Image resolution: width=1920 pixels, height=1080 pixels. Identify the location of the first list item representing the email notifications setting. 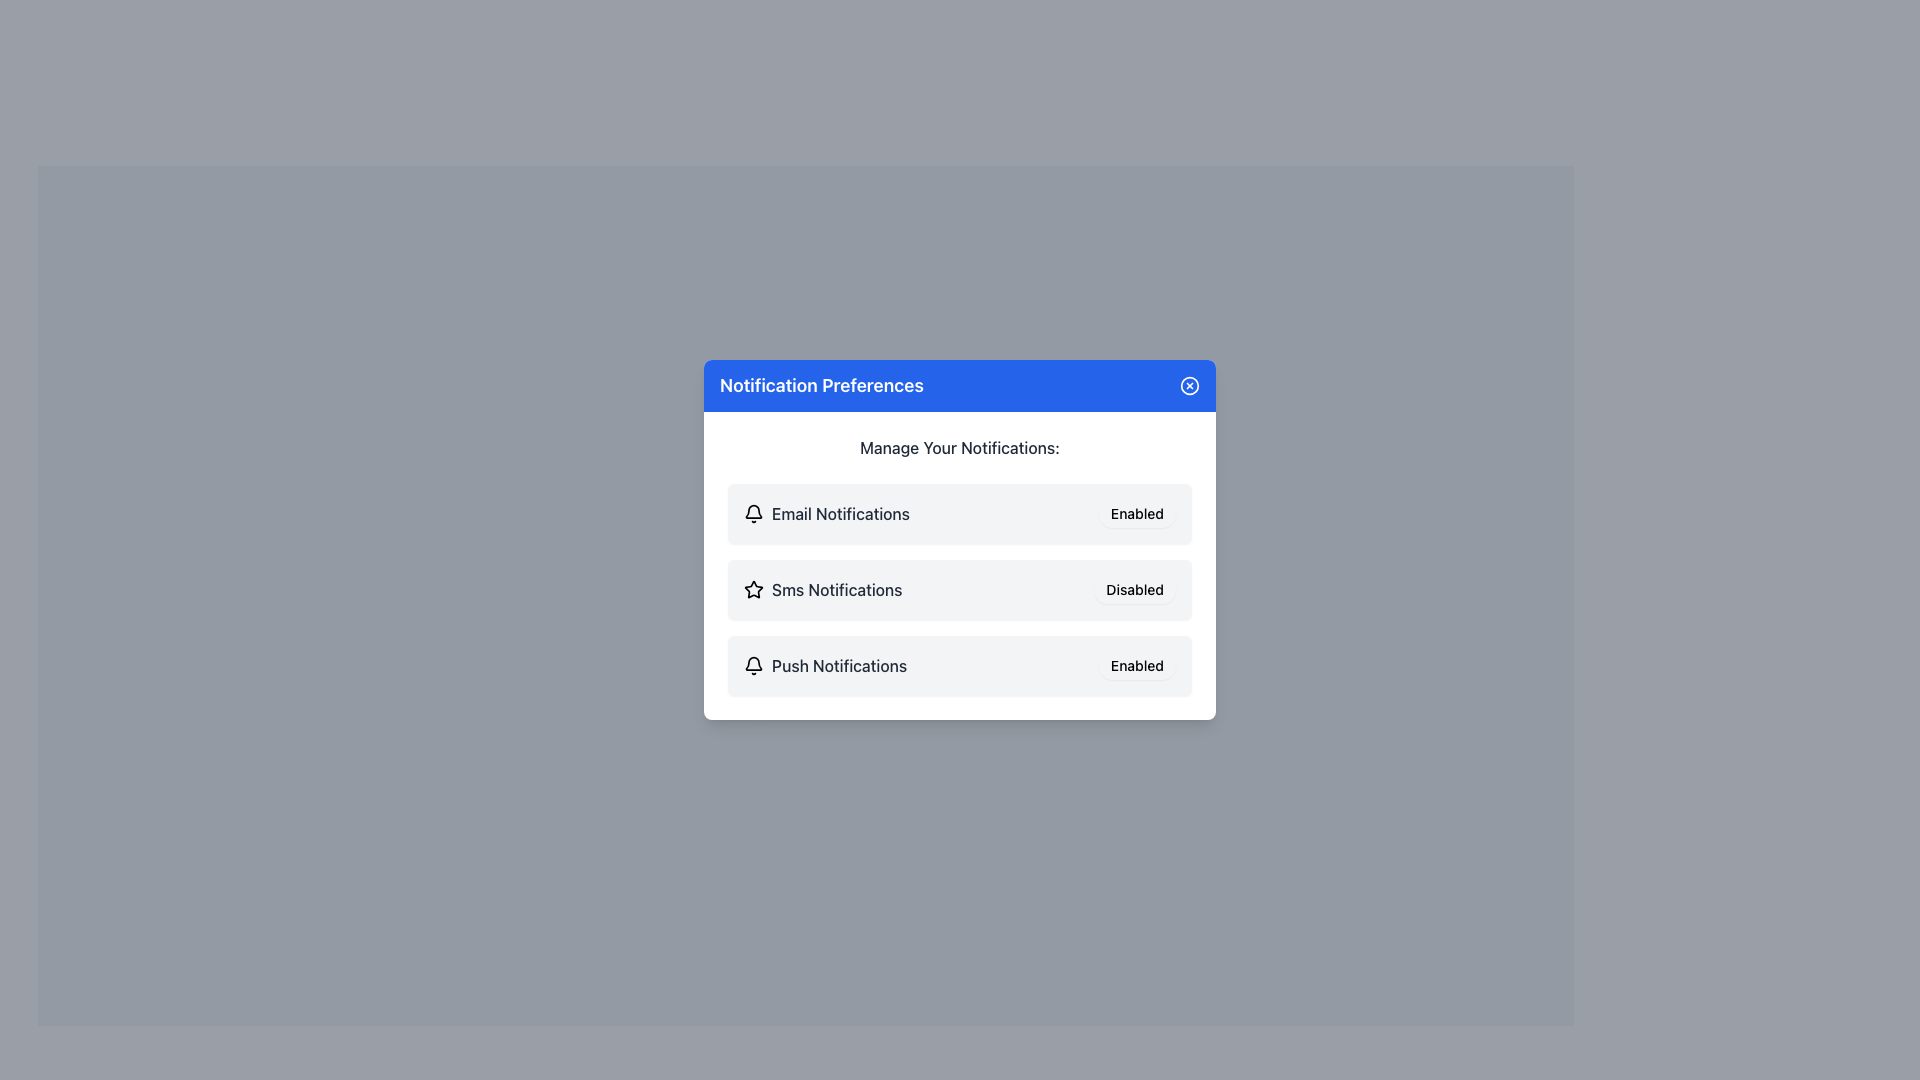
(960, 512).